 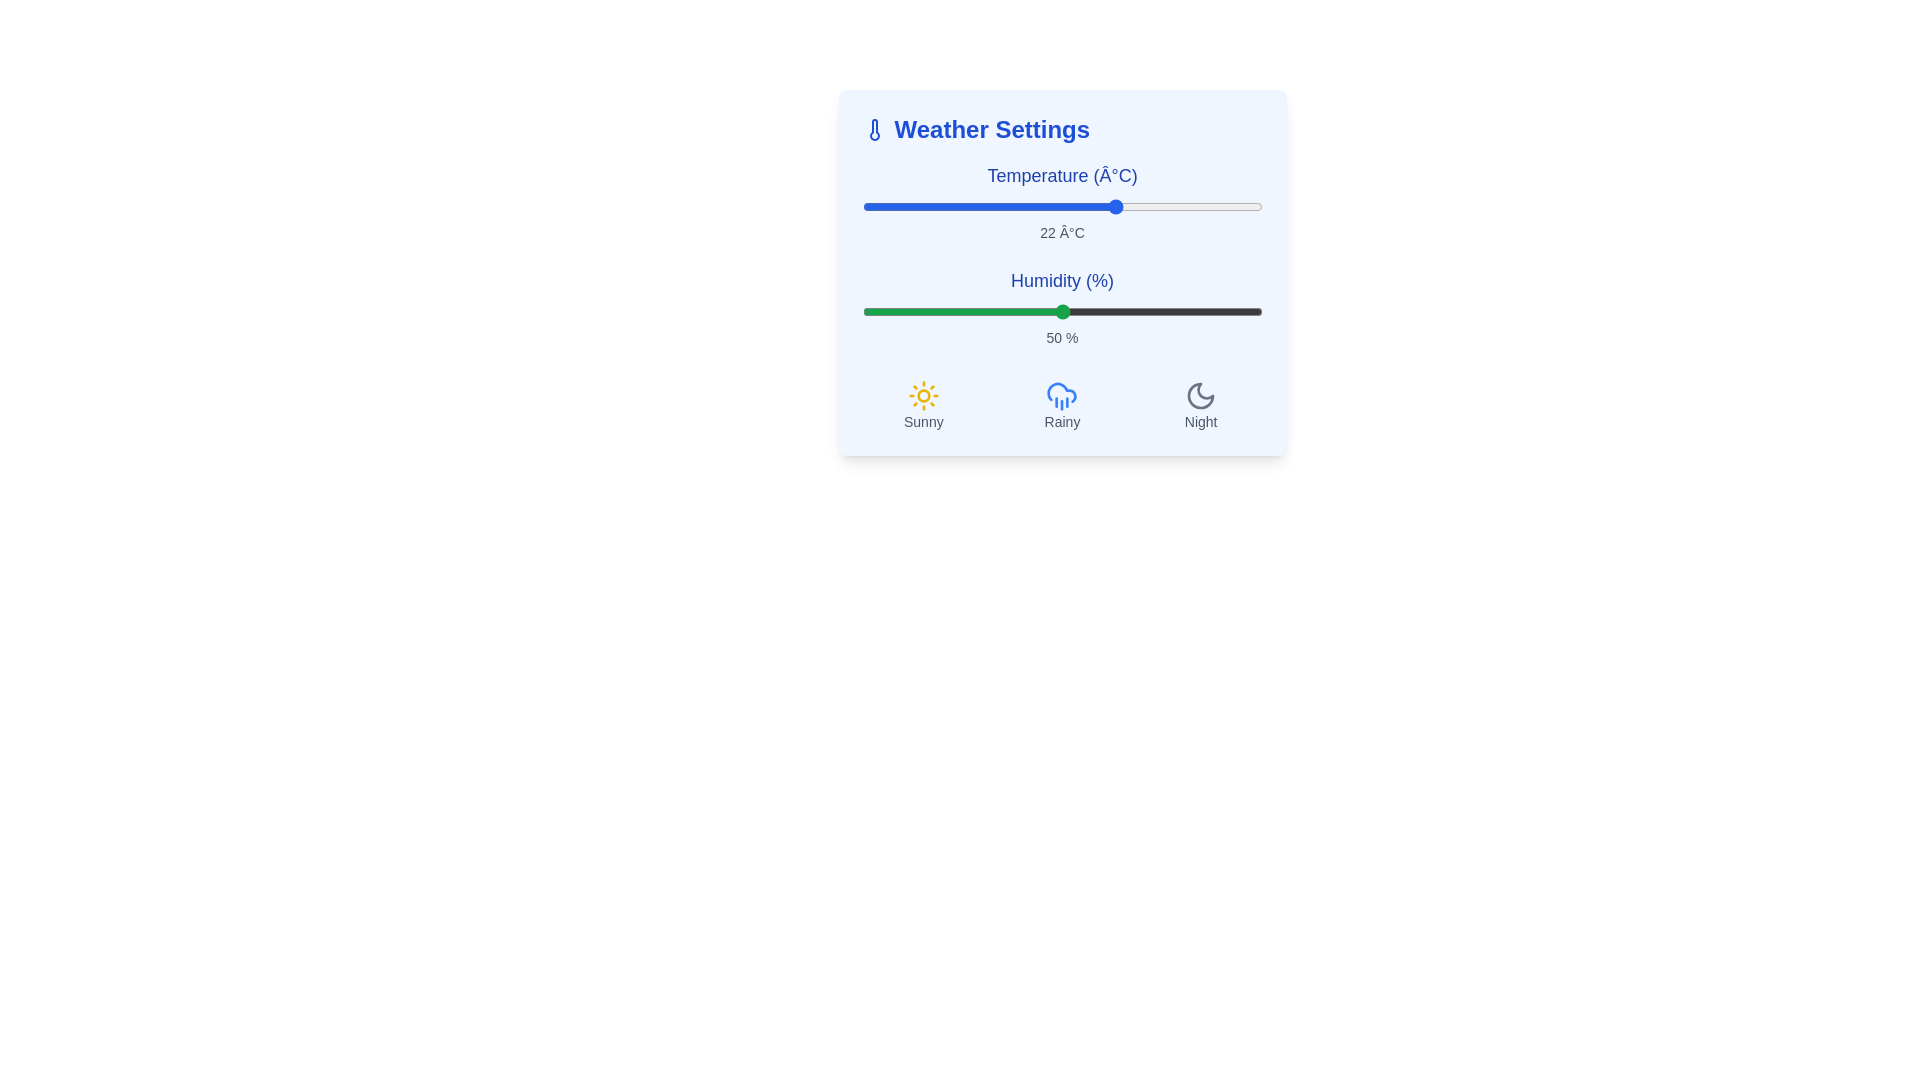 I want to click on the decorative thermometer icon representing the temperature or weather, which is positioned to the left of the 'Weather Settings' text, so click(x=874, y=130).